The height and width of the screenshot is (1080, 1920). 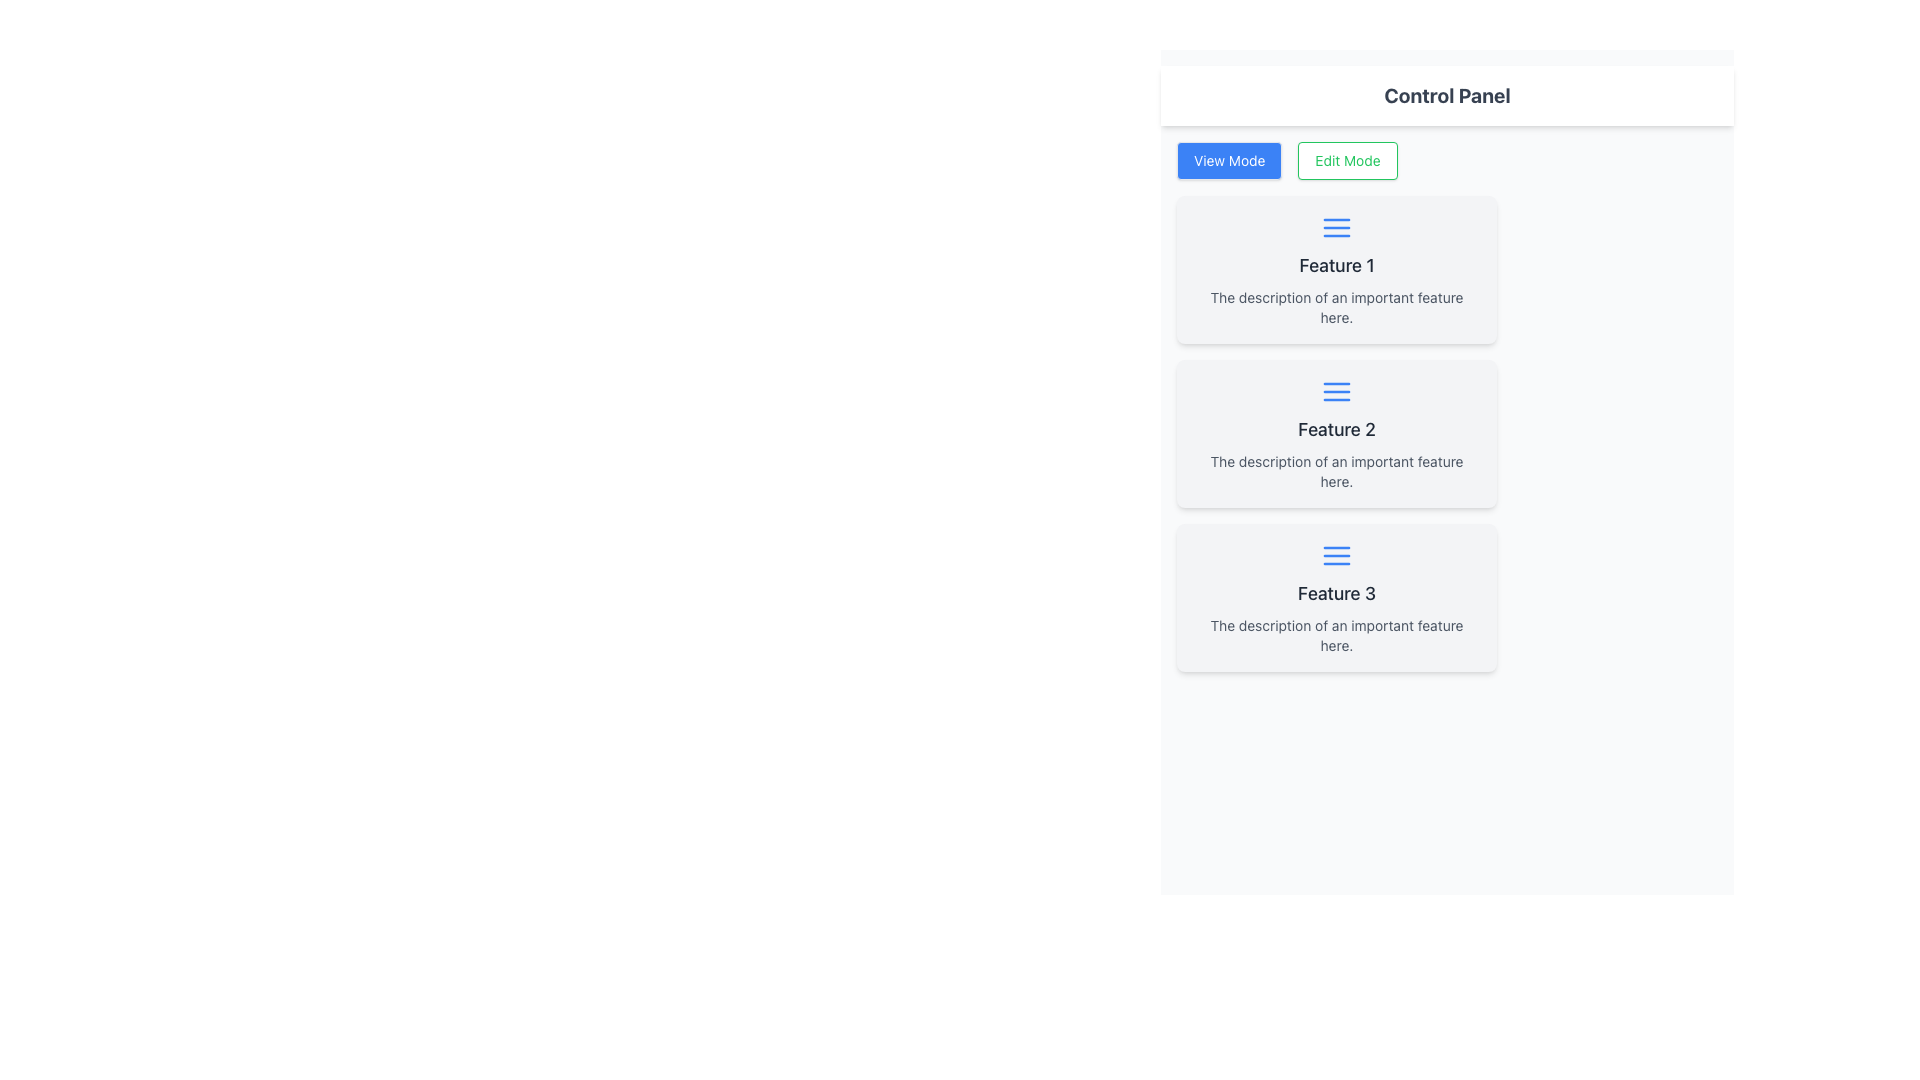 I want to click on the blue hamburger icon located at the top center of the second card, positioned above the 'Feature 2' text, so click(x=1337, y=392).